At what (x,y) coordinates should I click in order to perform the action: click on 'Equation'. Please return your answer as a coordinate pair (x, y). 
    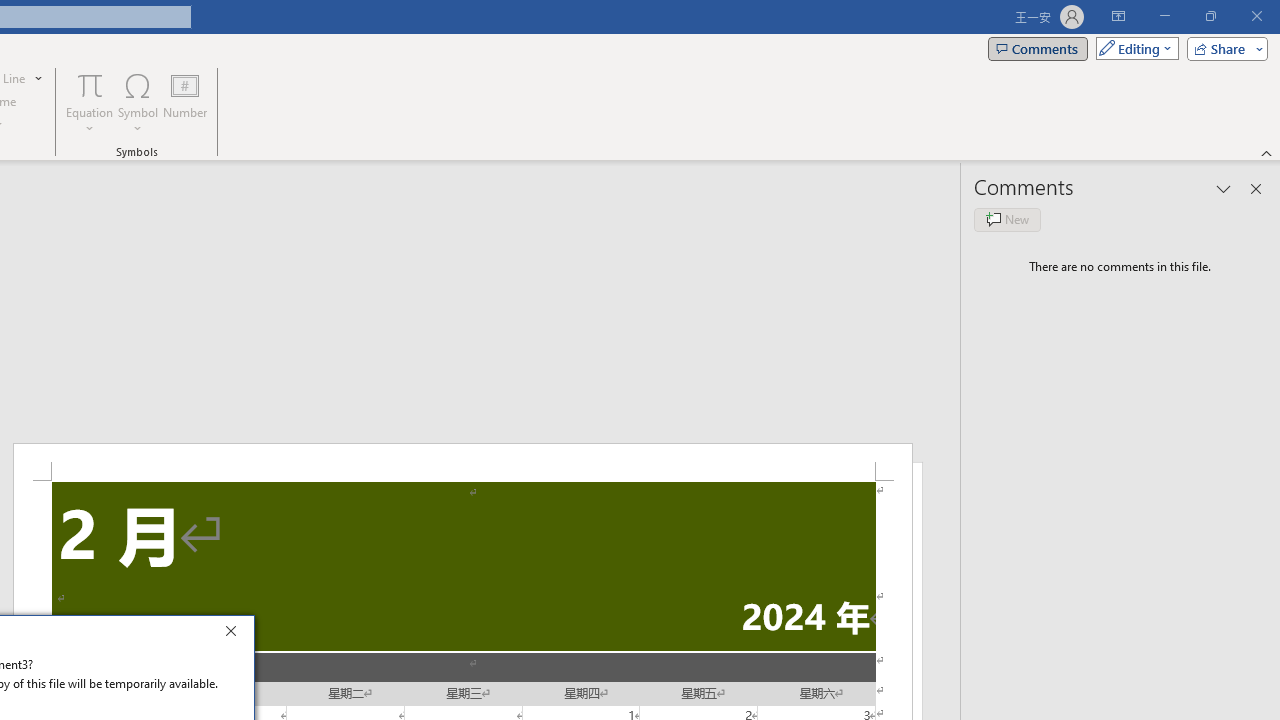
    Looking at the image, I should click on (89, 84).